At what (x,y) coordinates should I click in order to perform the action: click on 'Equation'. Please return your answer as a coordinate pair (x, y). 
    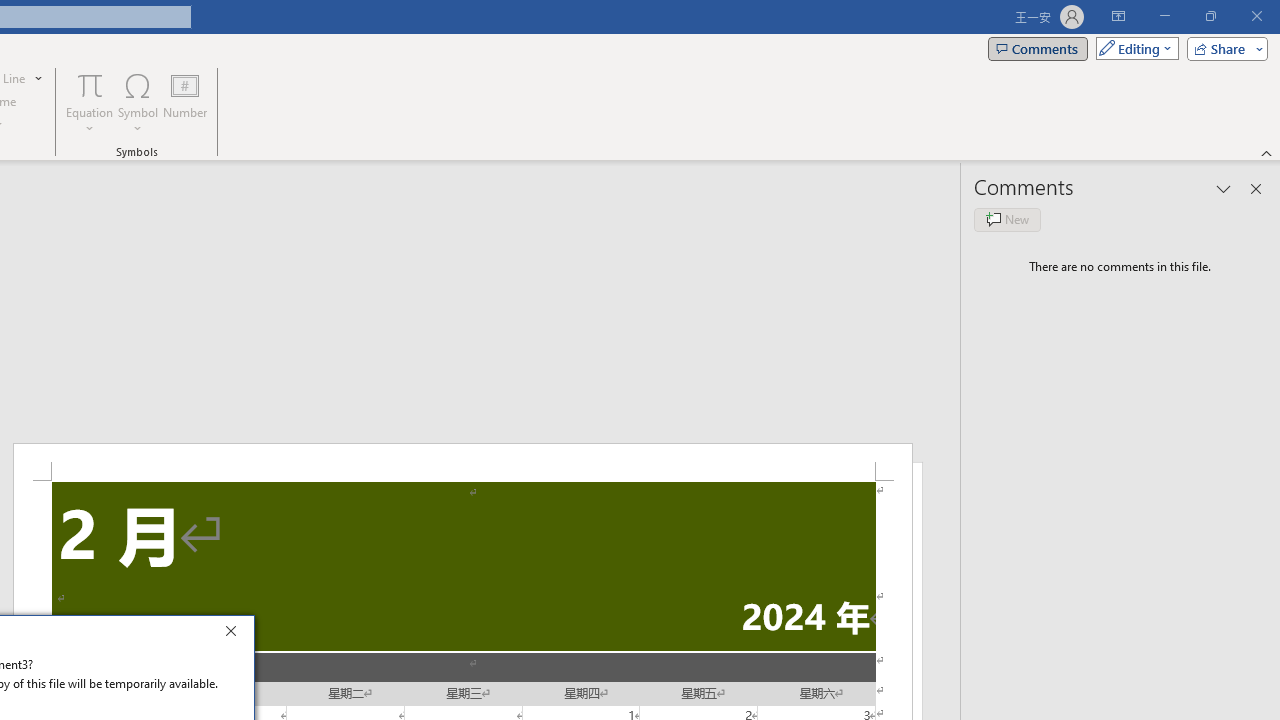
    Looking at the image, I should click on (89, 84).